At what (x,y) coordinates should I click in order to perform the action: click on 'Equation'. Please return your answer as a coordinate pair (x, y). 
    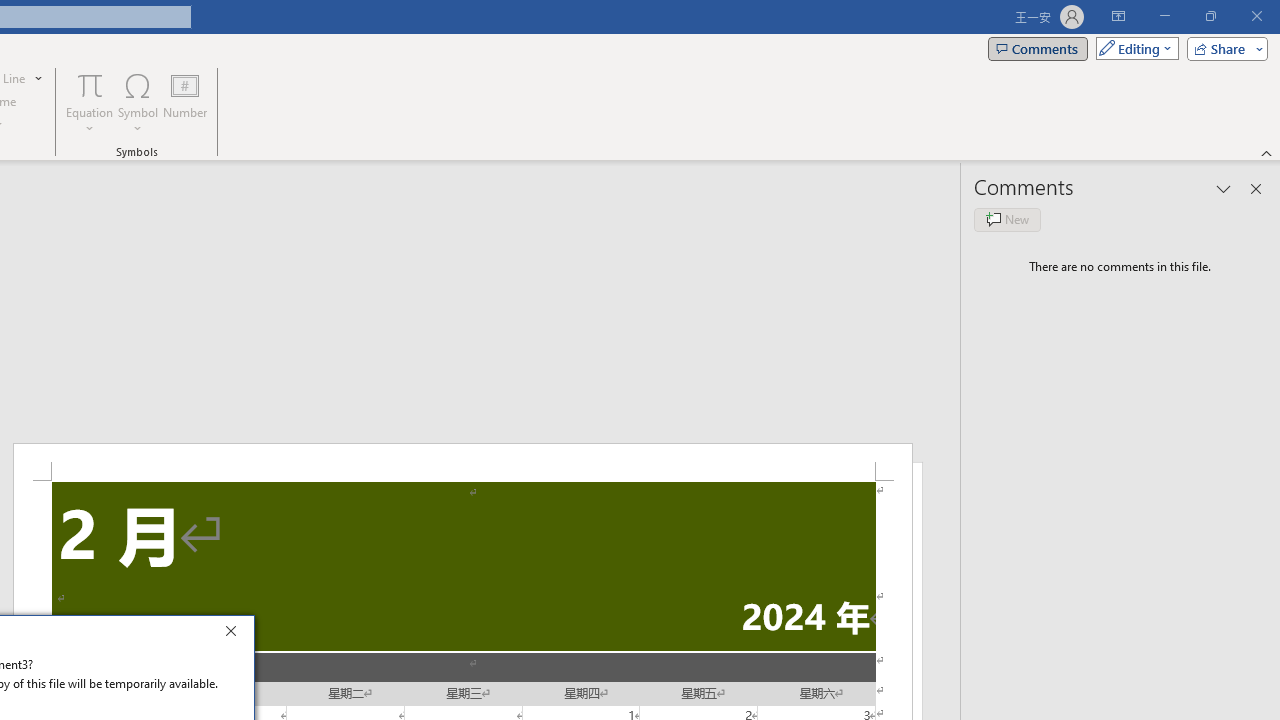
    Looking at the image, I should click on (89, 84).